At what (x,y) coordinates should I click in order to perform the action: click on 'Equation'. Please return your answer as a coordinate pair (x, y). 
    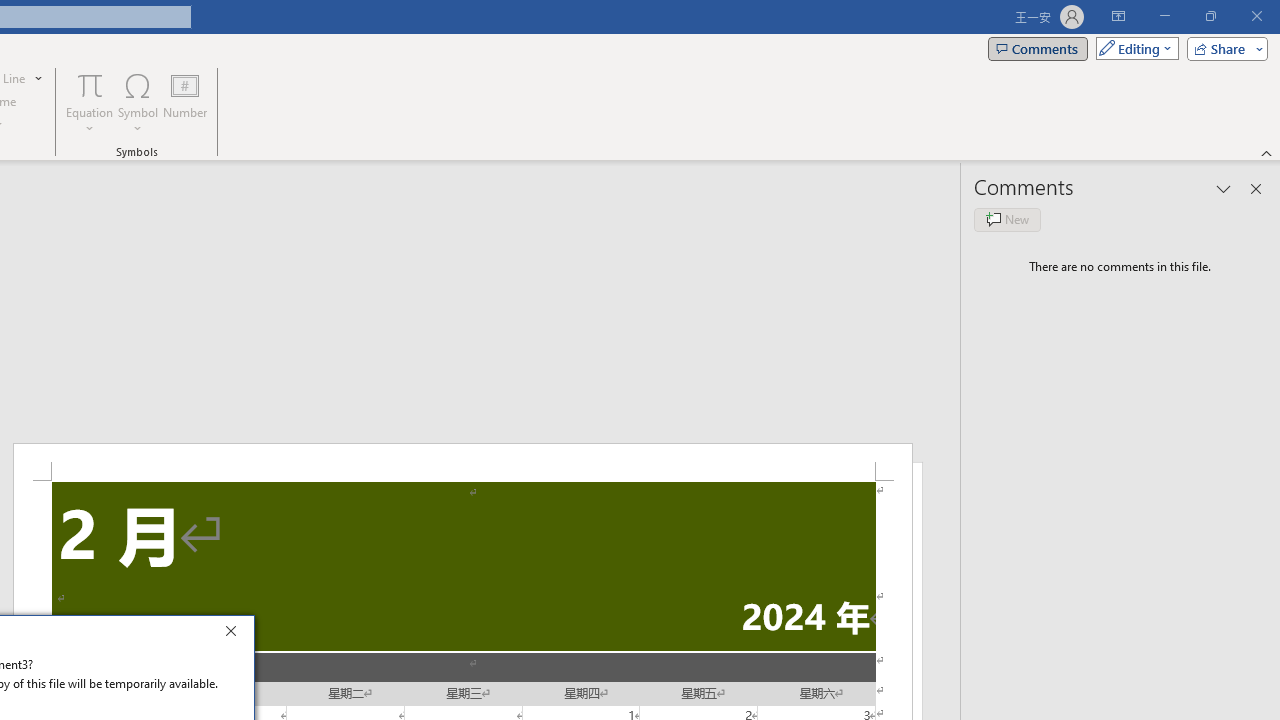
    Looking at the image, I should click on (89, 84).